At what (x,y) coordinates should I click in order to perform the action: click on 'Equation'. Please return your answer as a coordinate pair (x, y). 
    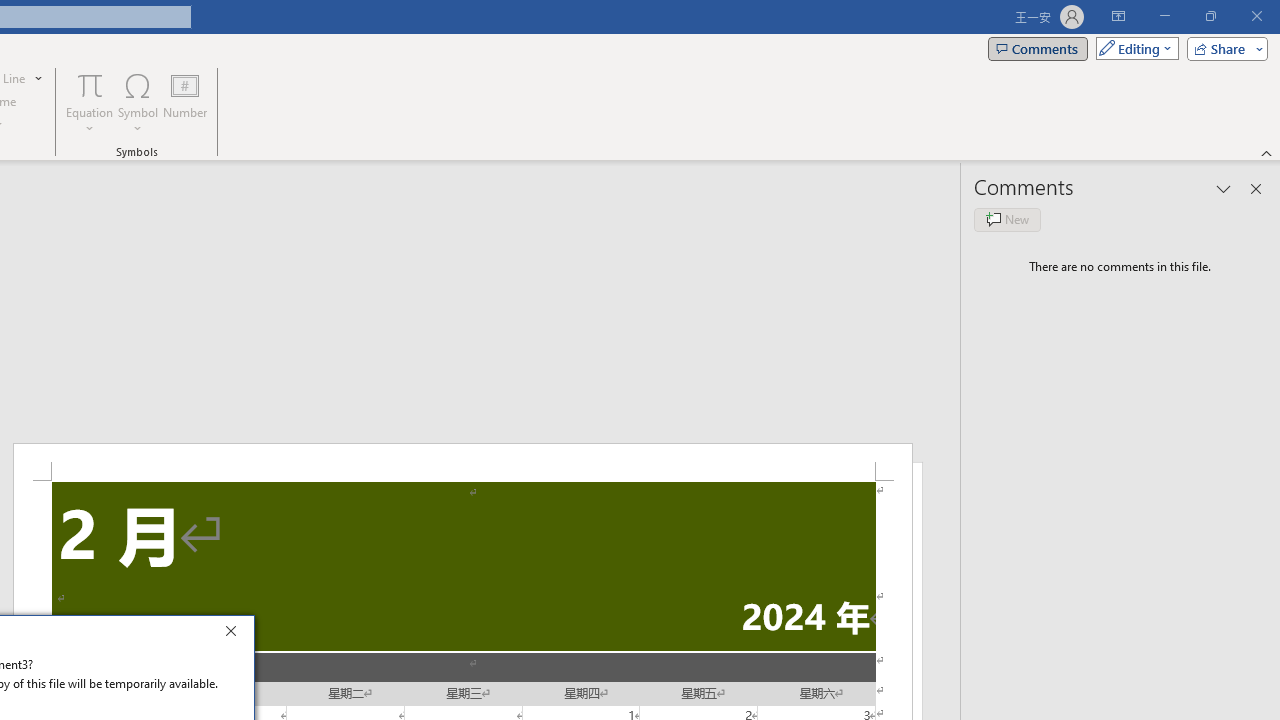
    Looking at the image, I should click on (89, 84).